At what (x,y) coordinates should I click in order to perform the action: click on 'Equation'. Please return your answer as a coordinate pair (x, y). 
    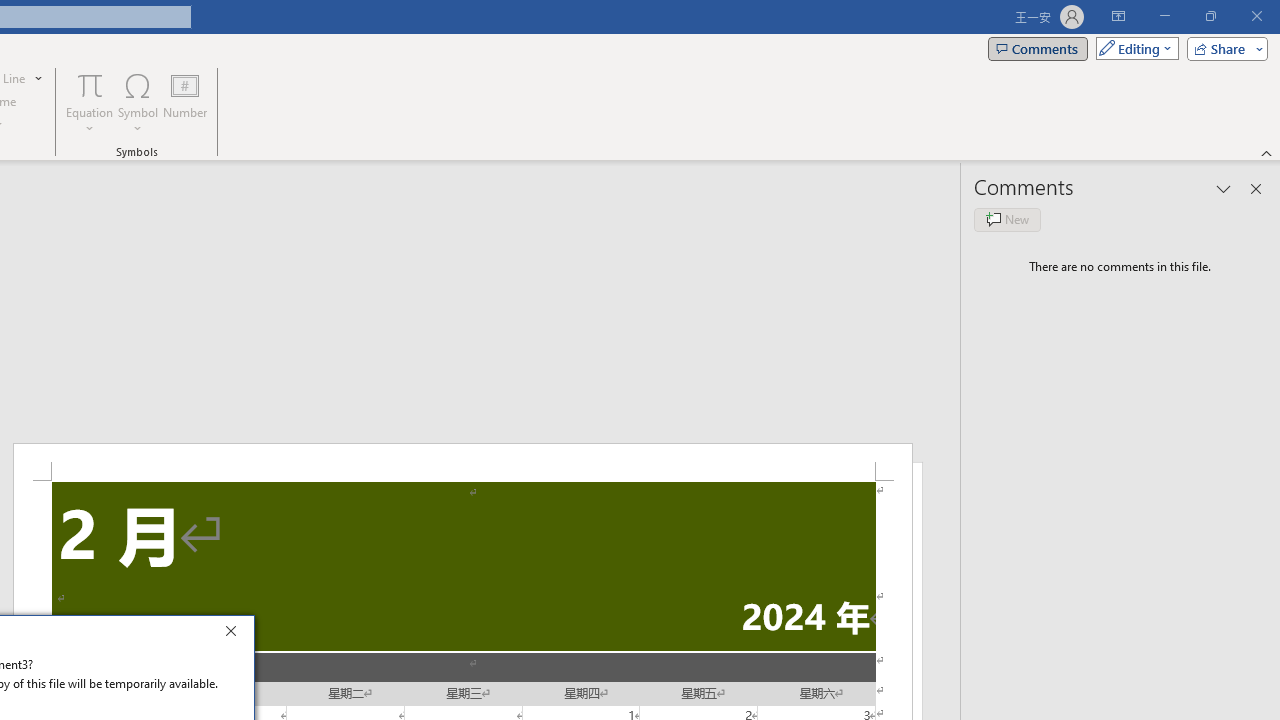
    Looking at the image, I should click on (89, 84).